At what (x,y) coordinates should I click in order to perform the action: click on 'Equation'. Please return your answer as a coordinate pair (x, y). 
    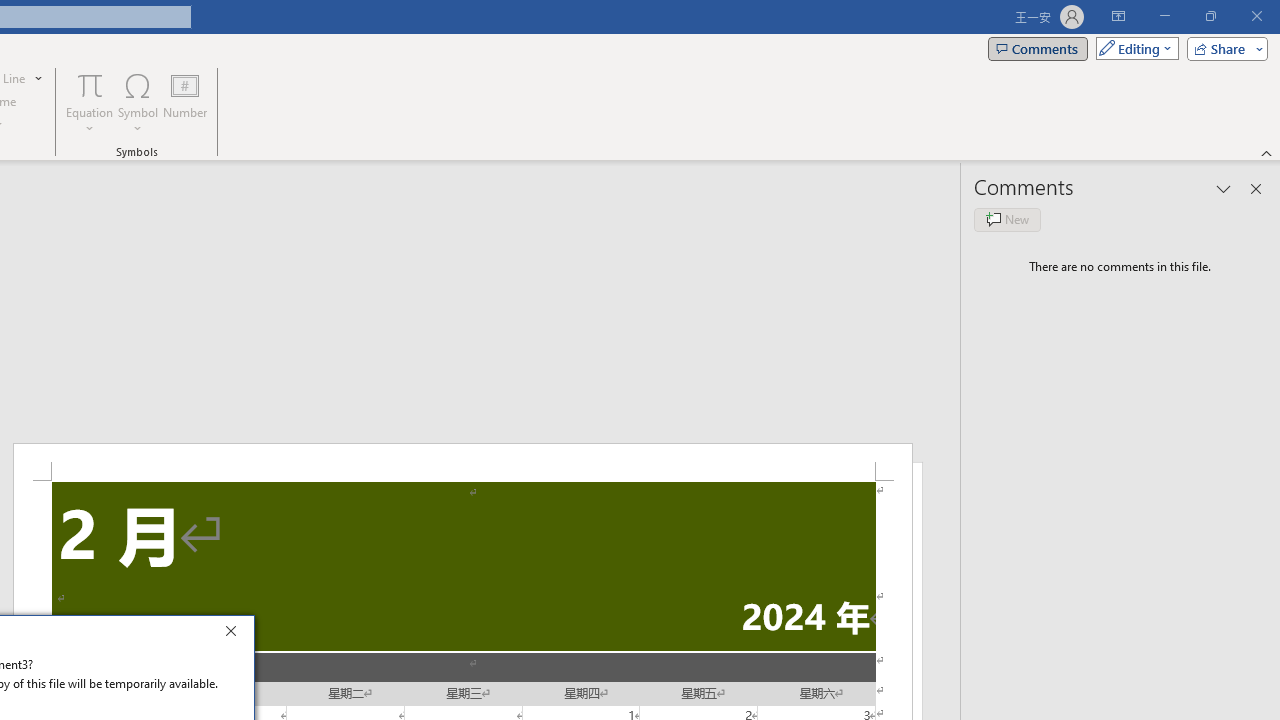
    Looking at the image, I should click on (89, 84).